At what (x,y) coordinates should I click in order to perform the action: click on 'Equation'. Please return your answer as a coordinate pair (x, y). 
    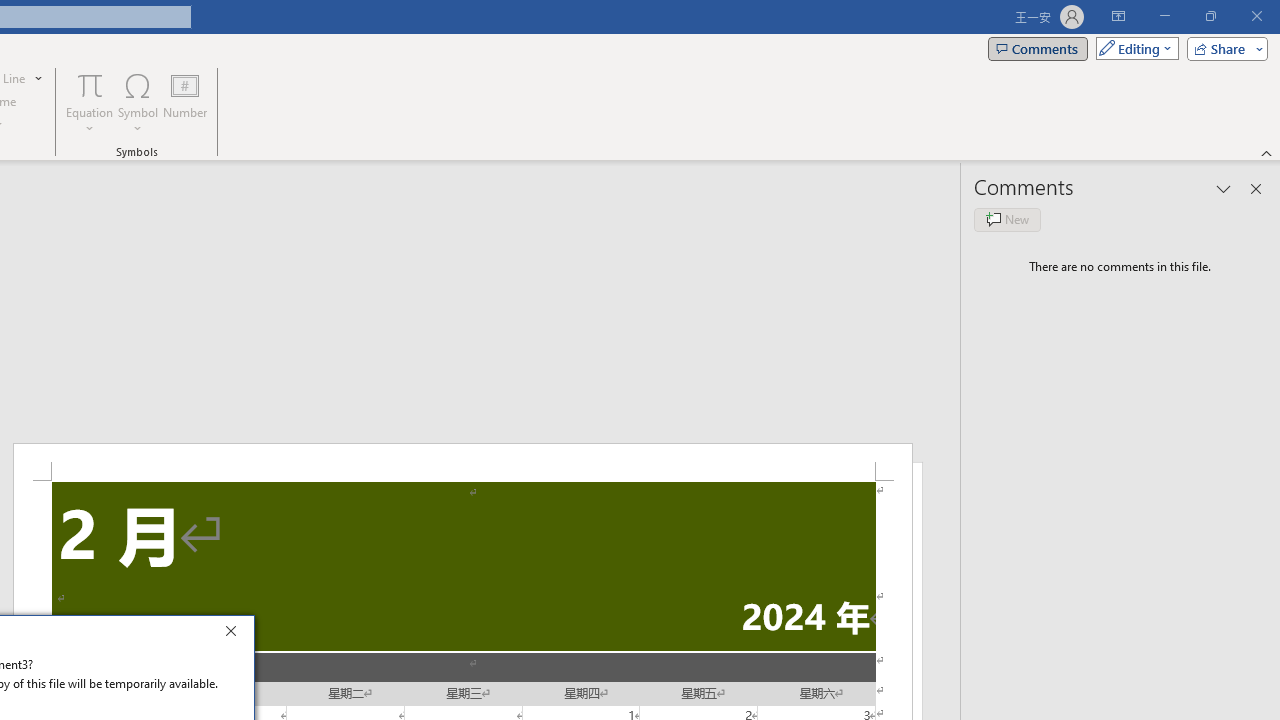
    Looking at the image, I should click on (89, 84).